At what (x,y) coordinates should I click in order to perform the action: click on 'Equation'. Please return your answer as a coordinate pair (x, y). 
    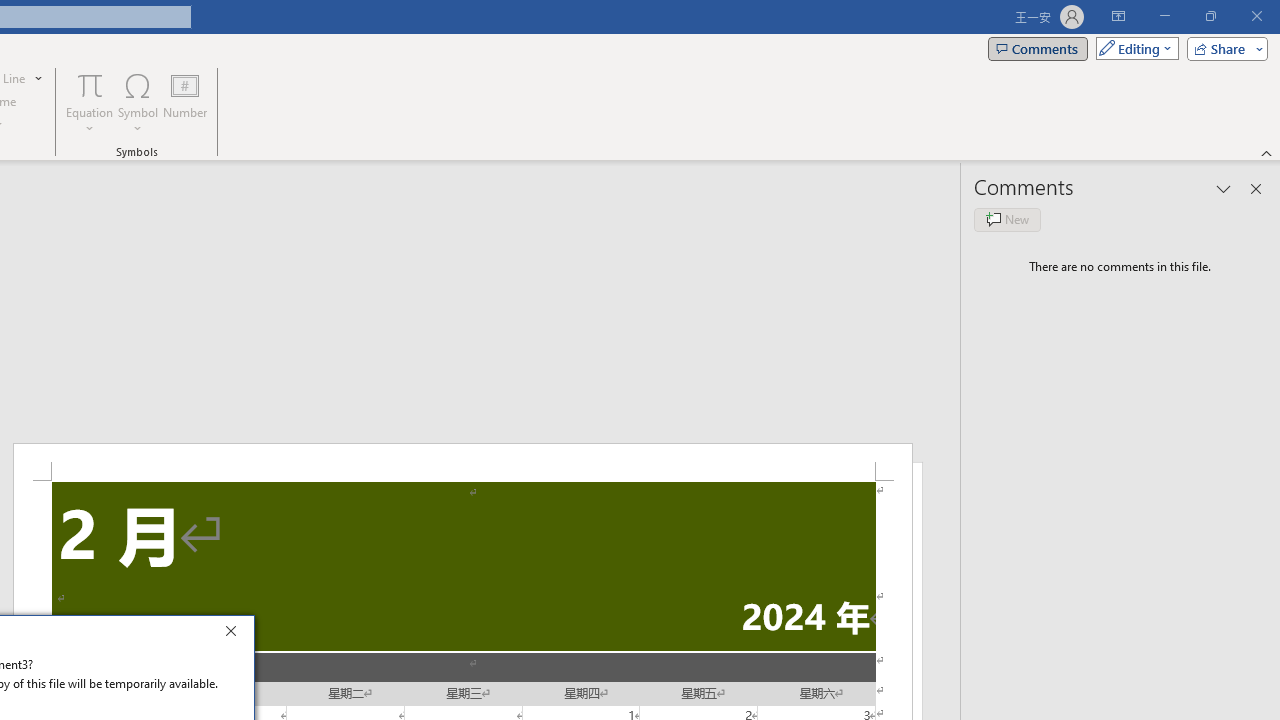
    Looking at the image, I should click on (89, 84).